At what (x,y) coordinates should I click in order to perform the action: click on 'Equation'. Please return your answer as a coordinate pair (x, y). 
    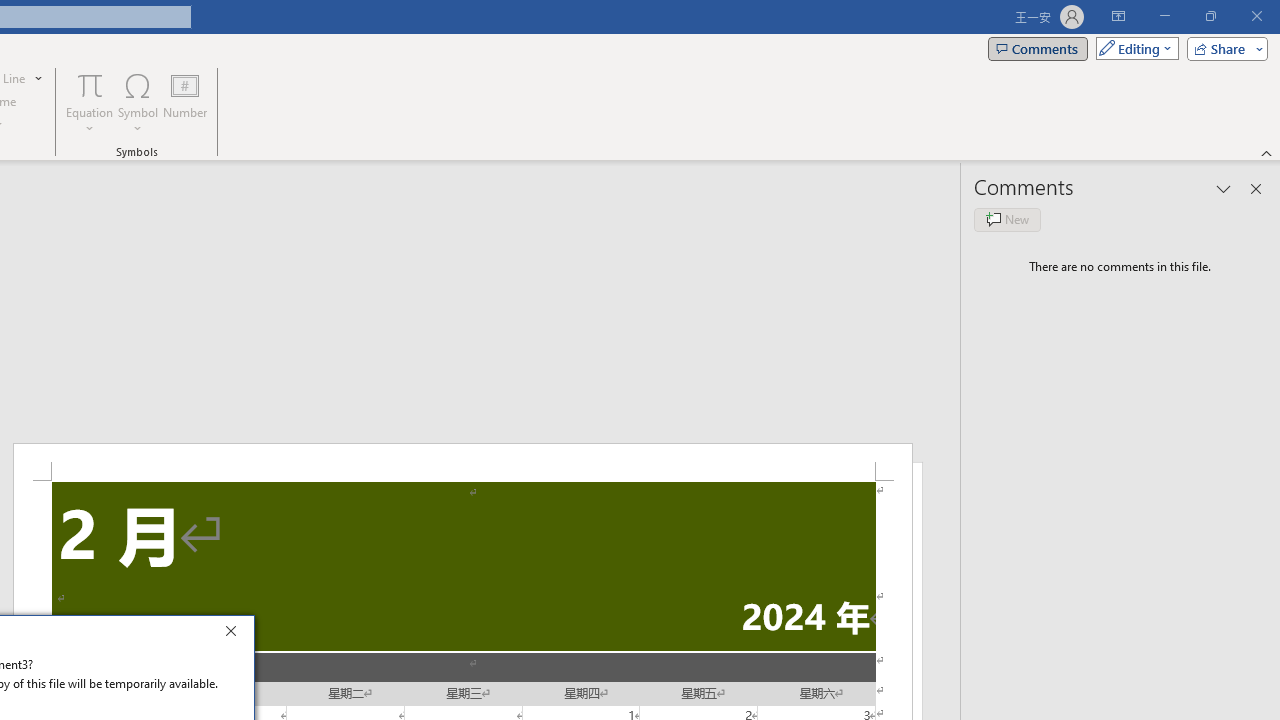
    Looking at the image, I should click on (89, 84).